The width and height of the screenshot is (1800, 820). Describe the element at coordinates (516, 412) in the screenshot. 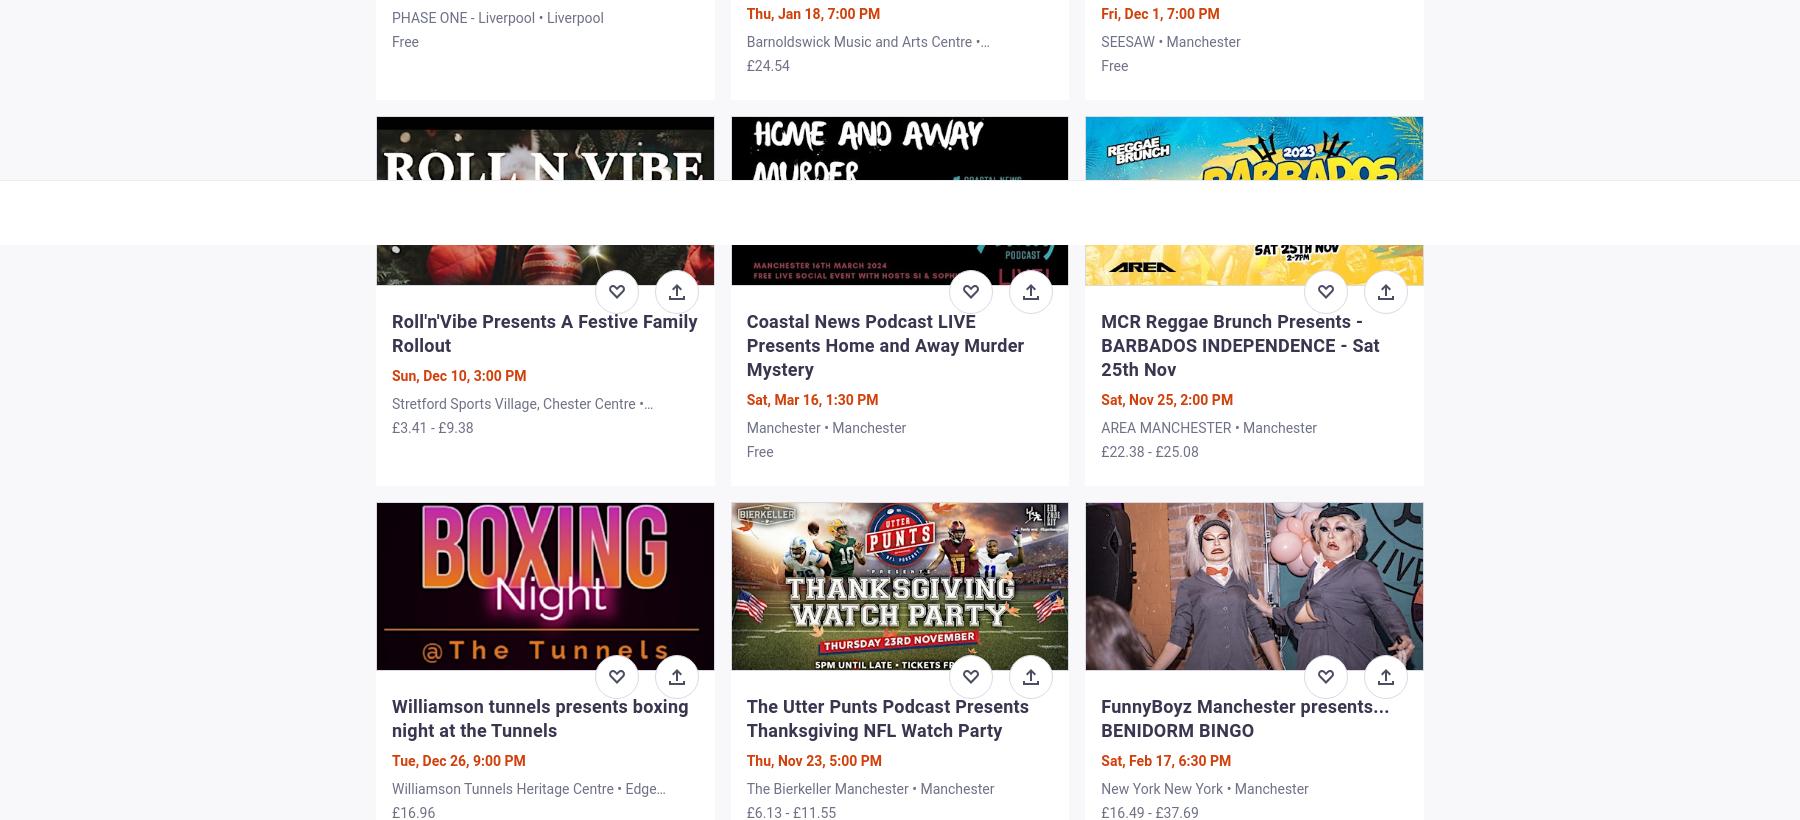

I see `'Stretford Sports Village, Chester Centre • Manchester'` at that location.